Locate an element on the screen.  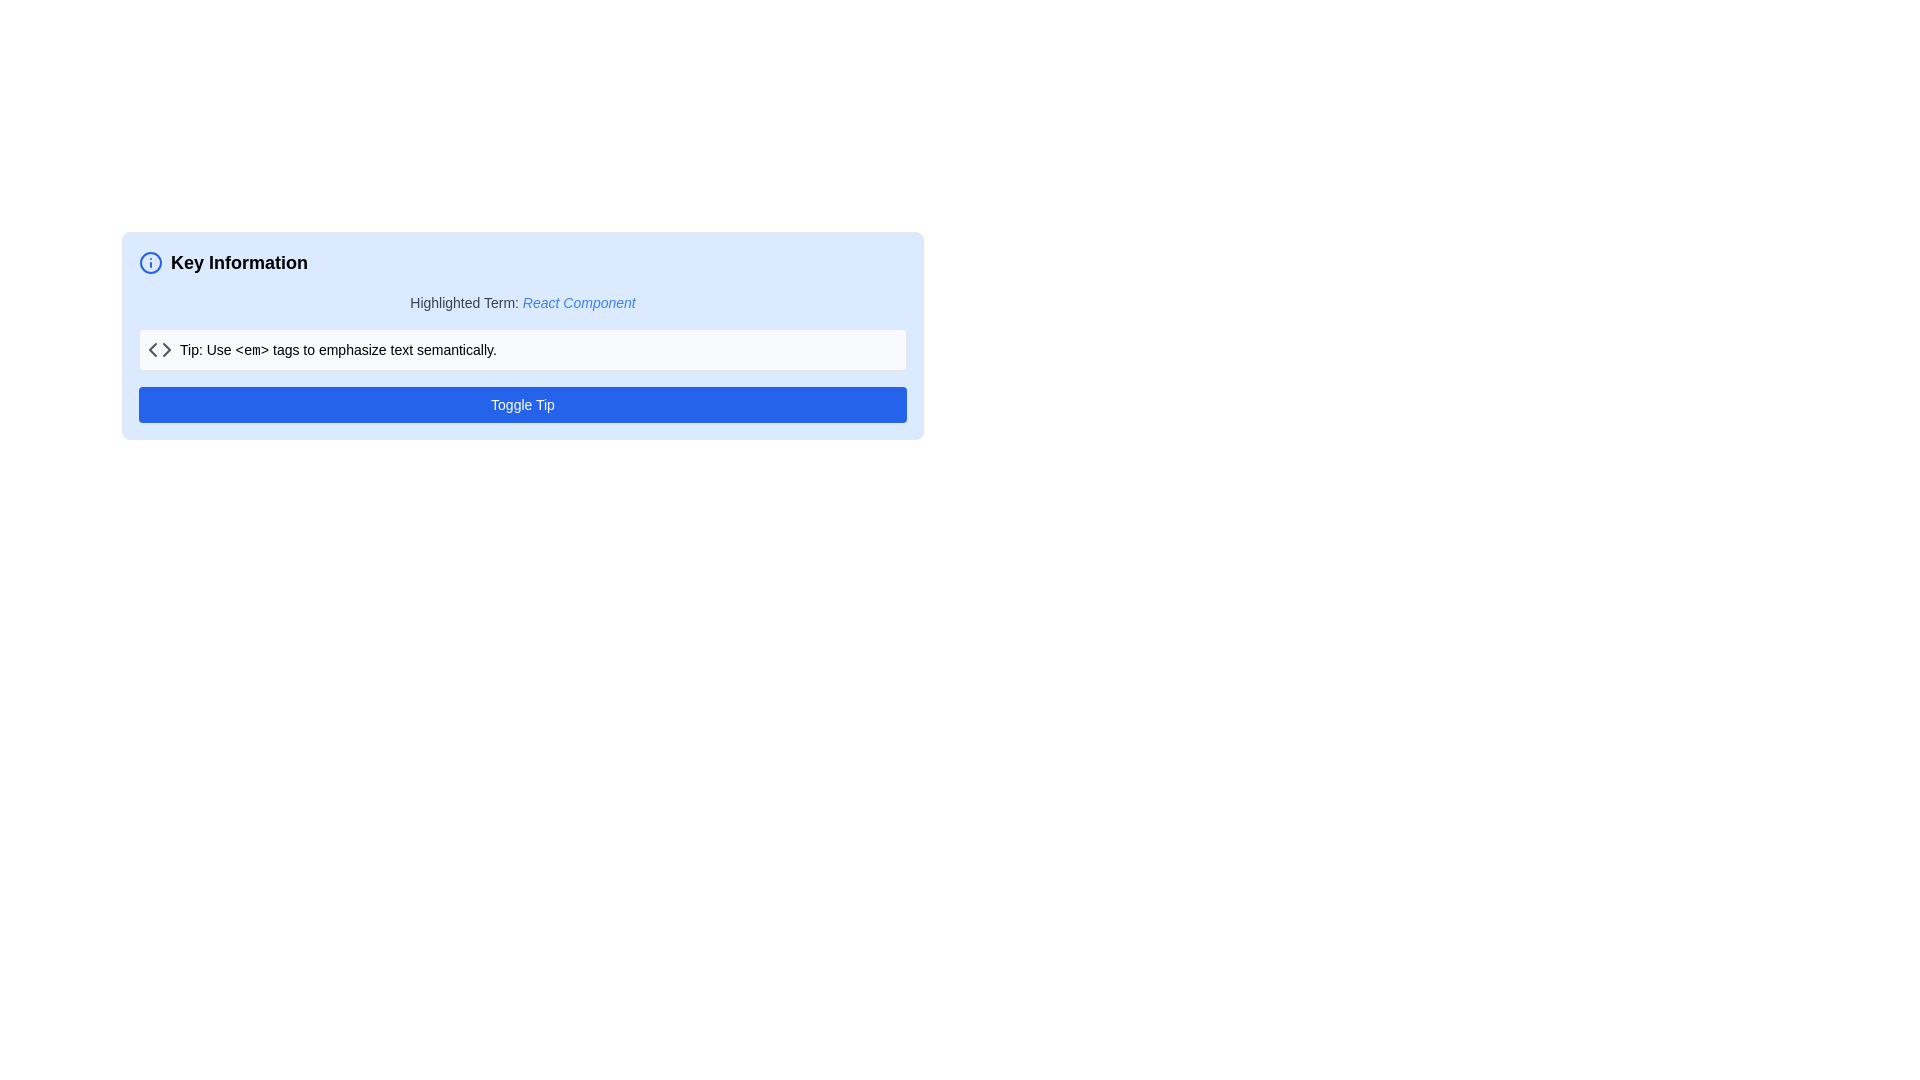
the text snippet element that is rendered as '<em>' within the tooltip instruction, which is part of the line reading 'Tip: Use <em> tags to emphasize text semantically.' is located at coordinates (251, 349).